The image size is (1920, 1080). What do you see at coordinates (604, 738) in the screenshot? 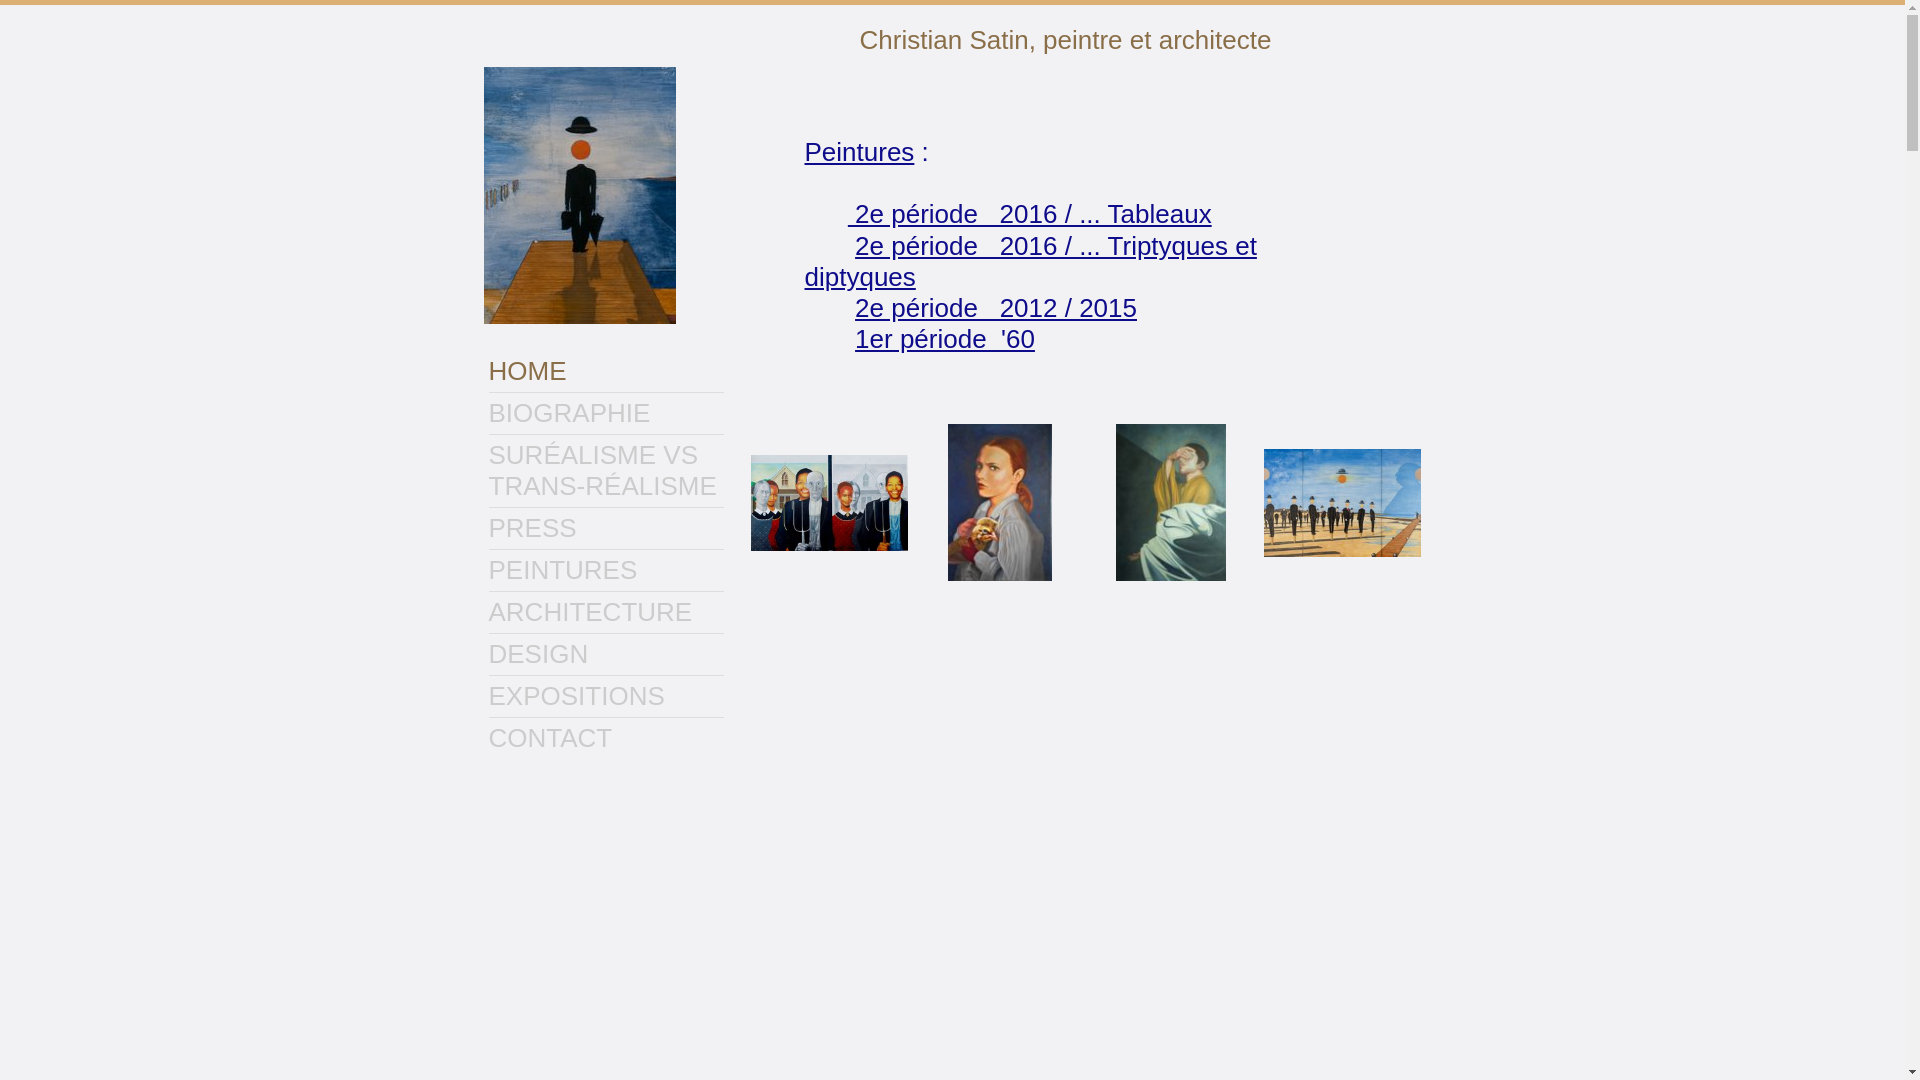
I see `'CONTACT'` at bounding box center [604, 738].